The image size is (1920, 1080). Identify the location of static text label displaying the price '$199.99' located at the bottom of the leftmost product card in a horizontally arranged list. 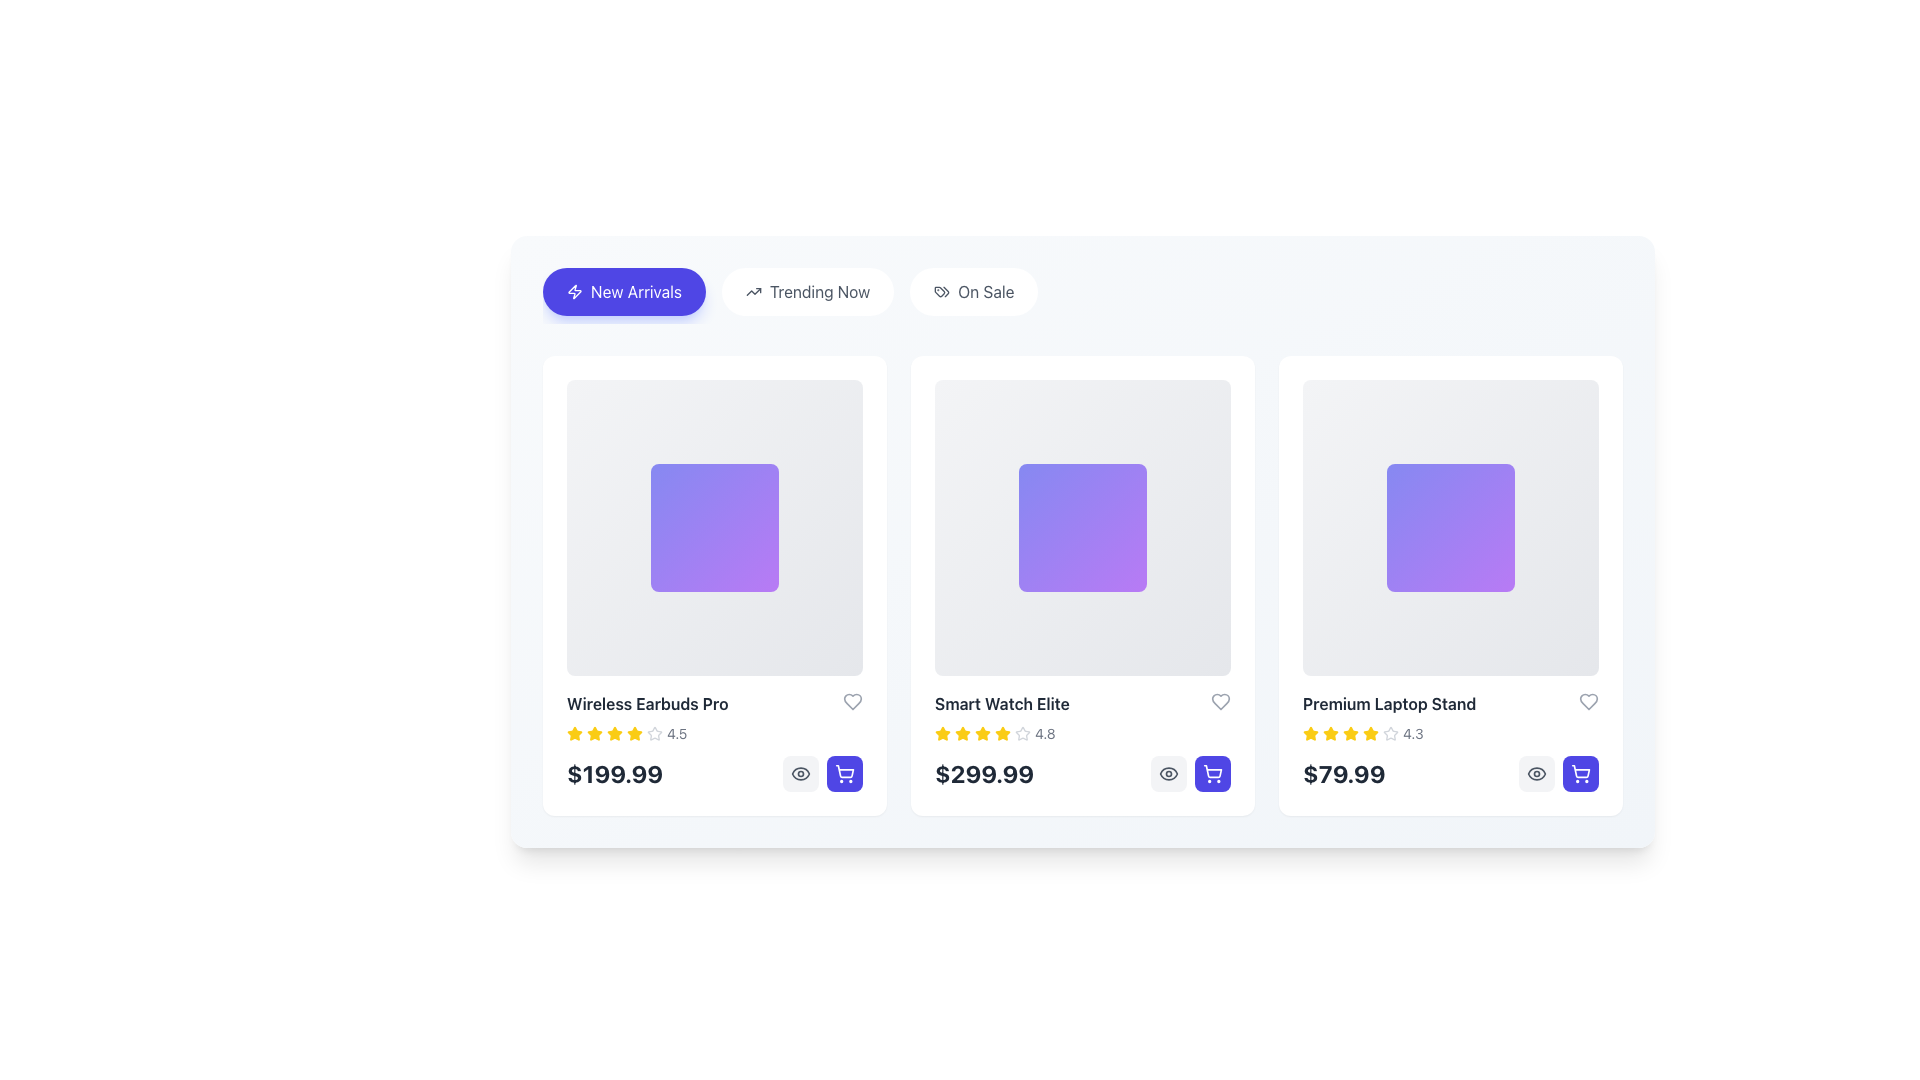
(614, 773).